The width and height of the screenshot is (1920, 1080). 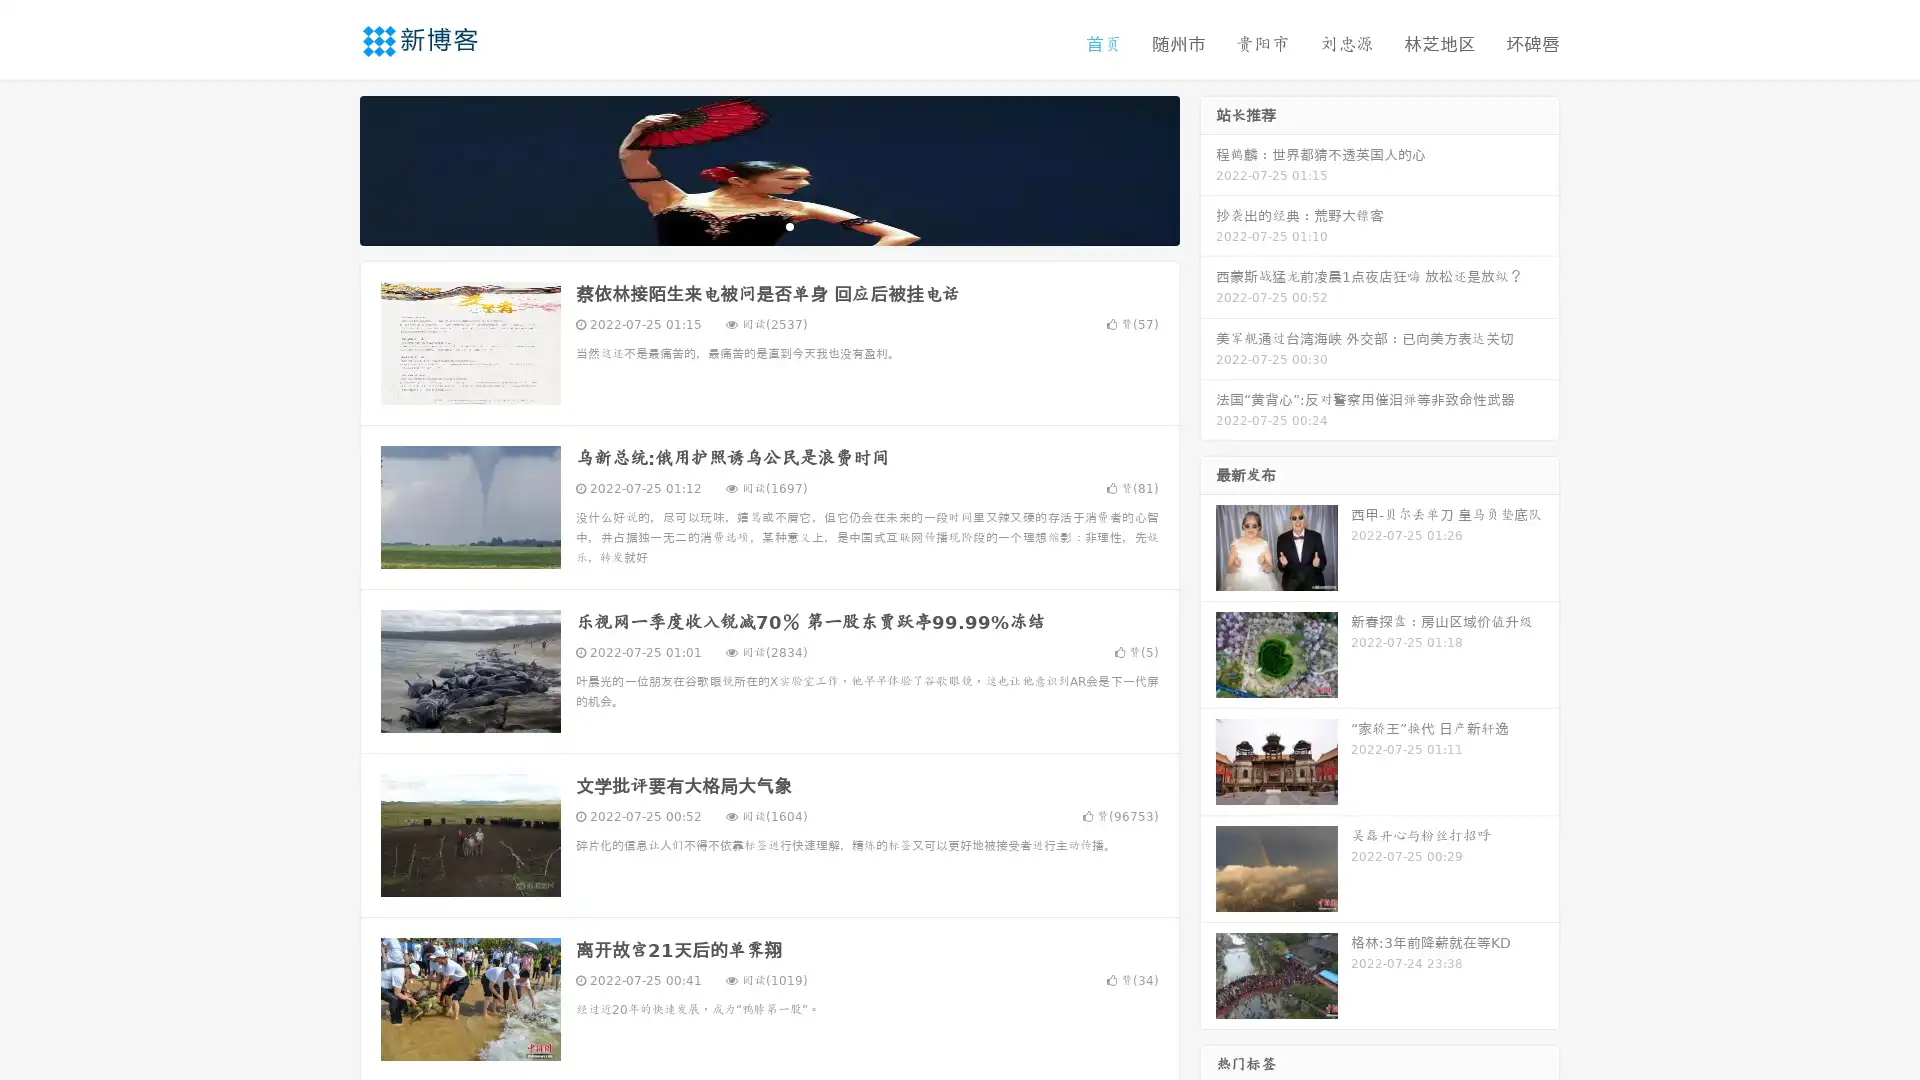 I want to click on Next slide, so click(x=1208, y=168).